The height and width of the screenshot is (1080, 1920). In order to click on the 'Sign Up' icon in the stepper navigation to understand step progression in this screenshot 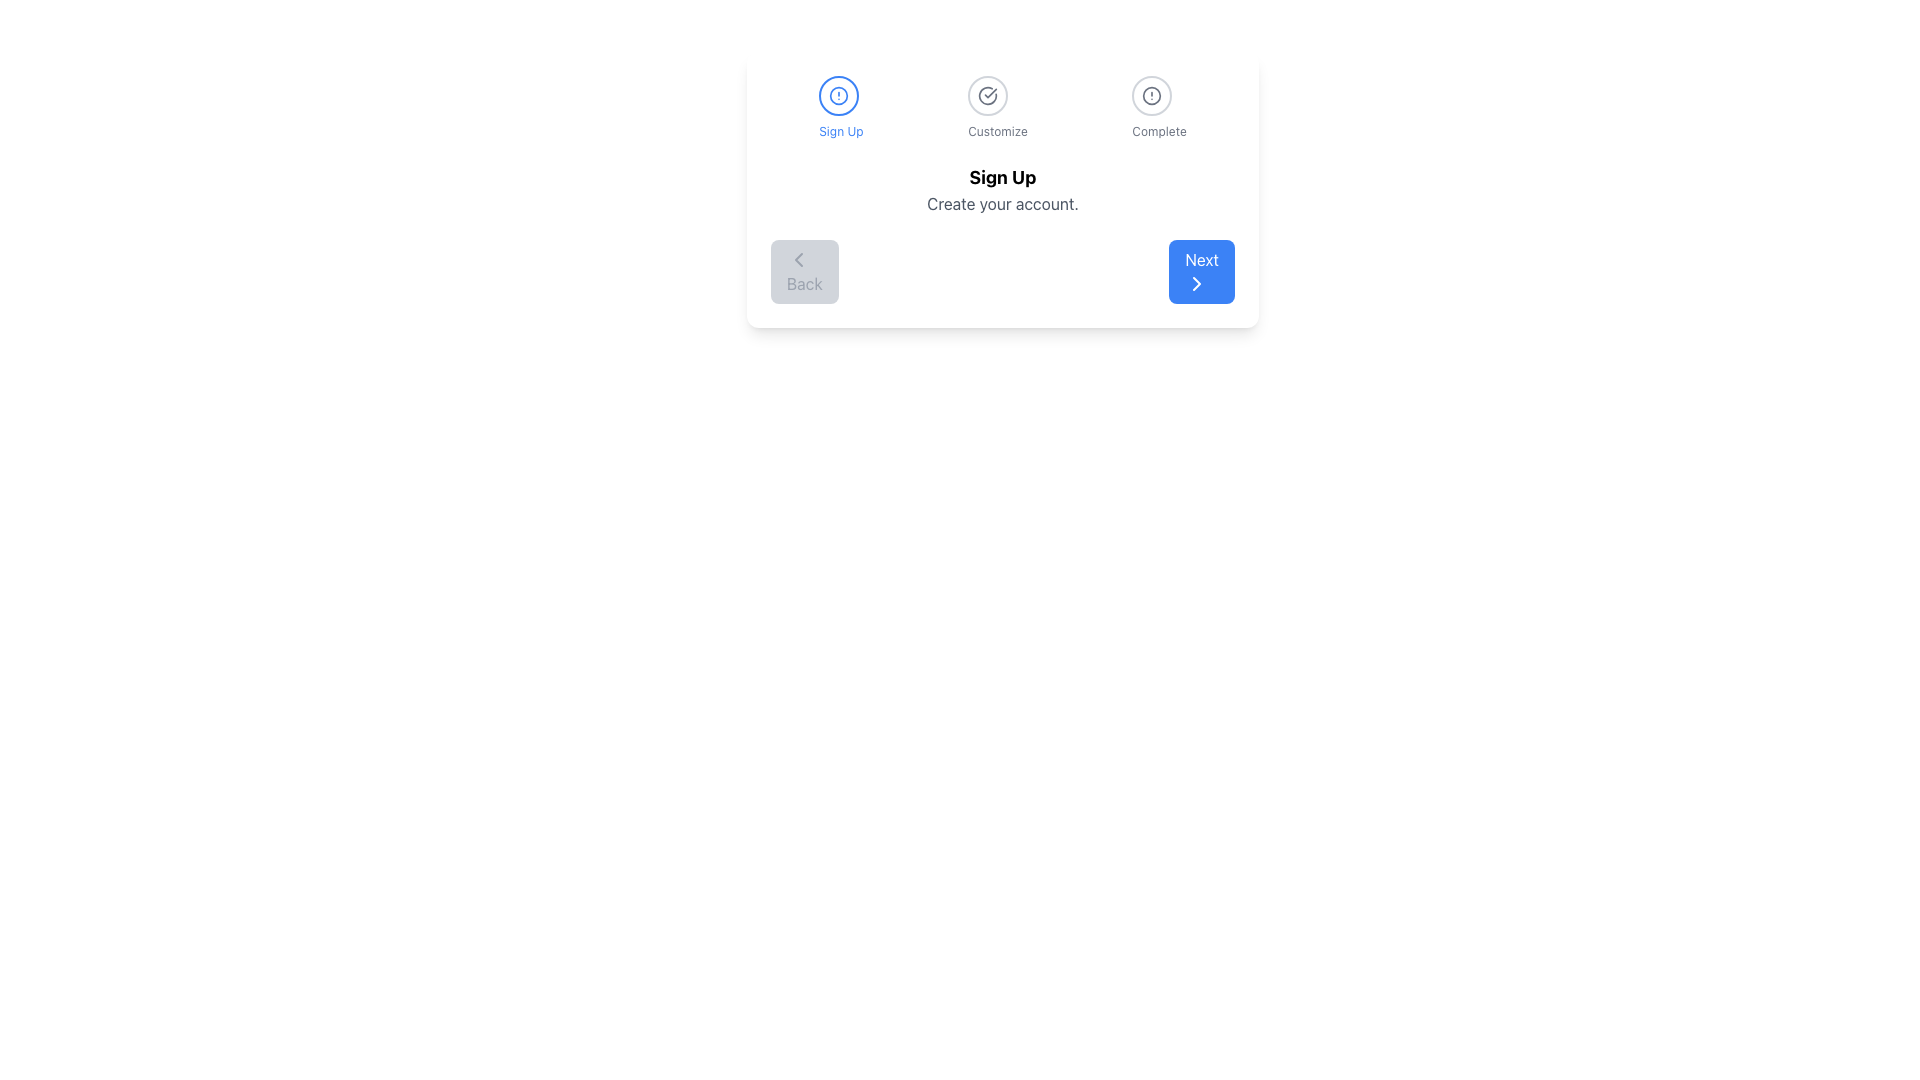, I will do `click(839, 96)`.